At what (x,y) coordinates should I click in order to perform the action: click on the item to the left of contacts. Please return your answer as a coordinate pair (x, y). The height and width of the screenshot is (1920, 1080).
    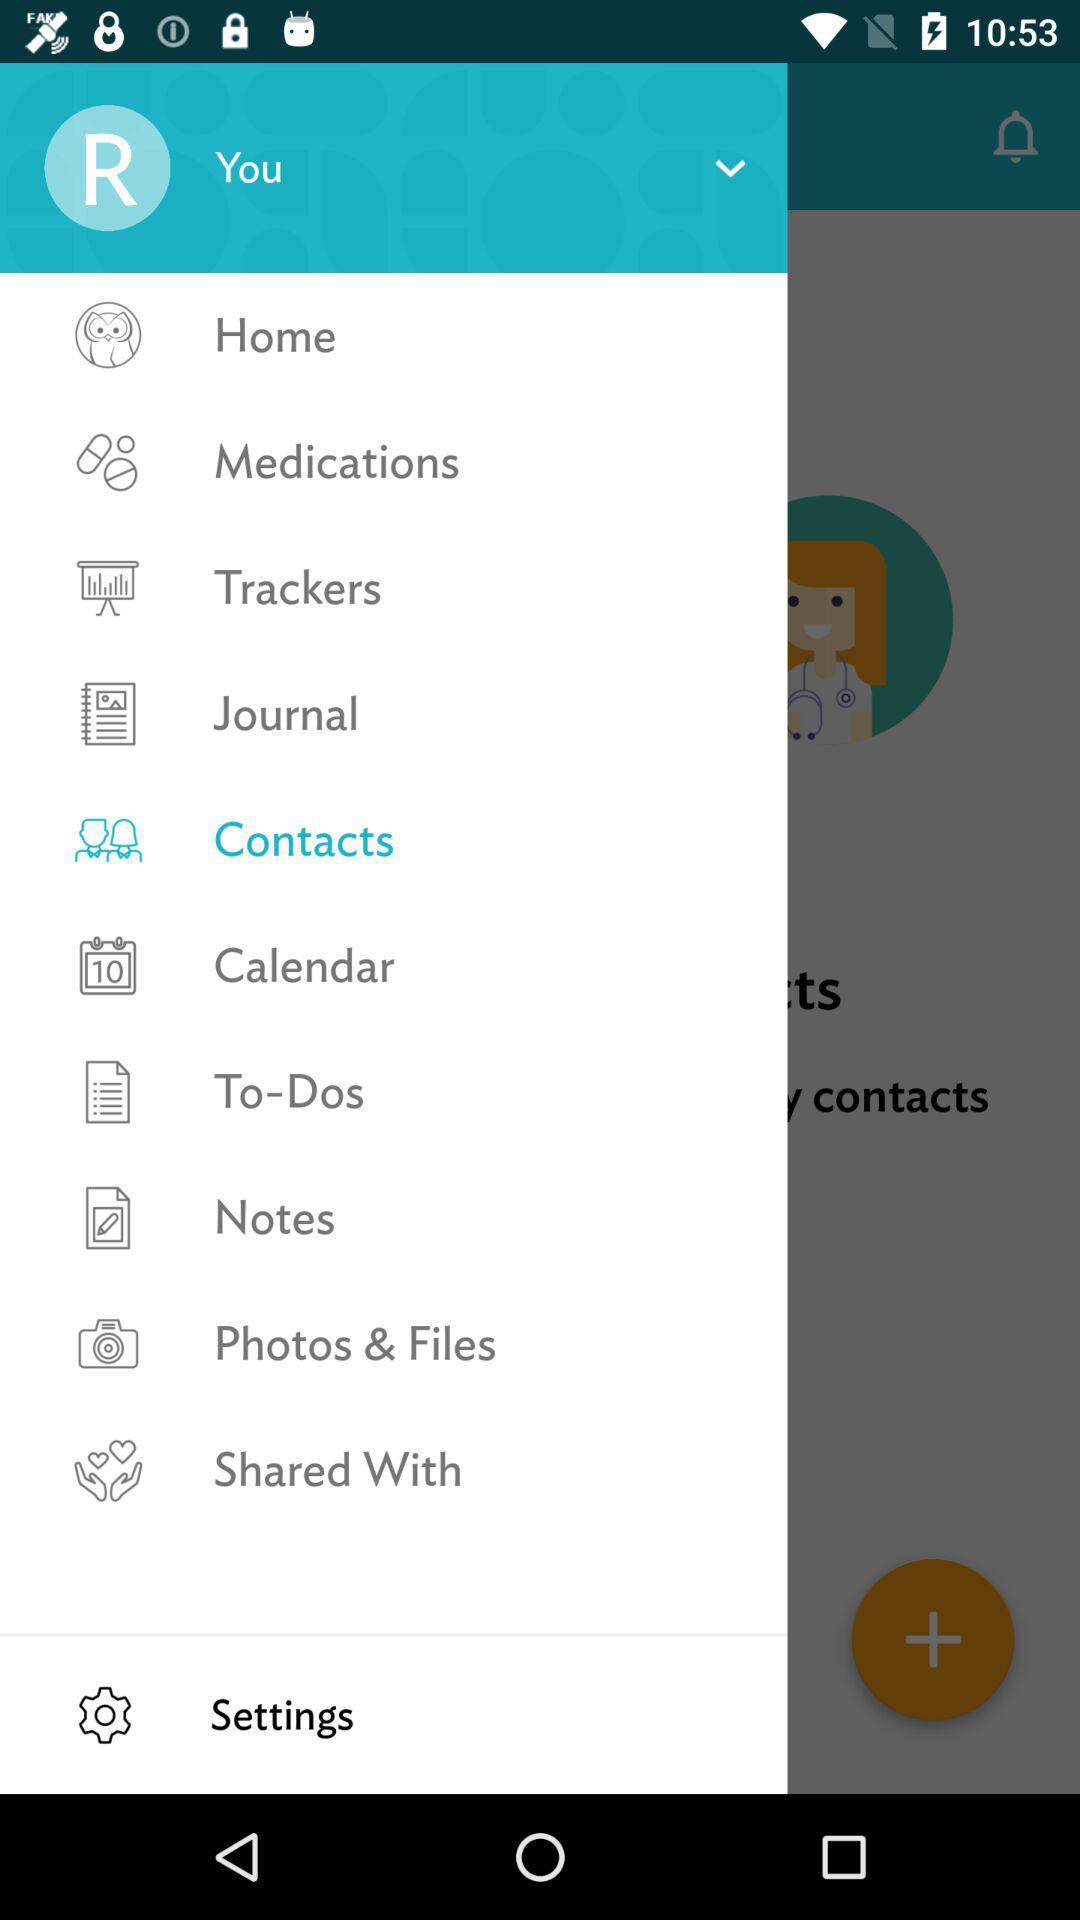
    Looking at the image, I should click on (72, 135).